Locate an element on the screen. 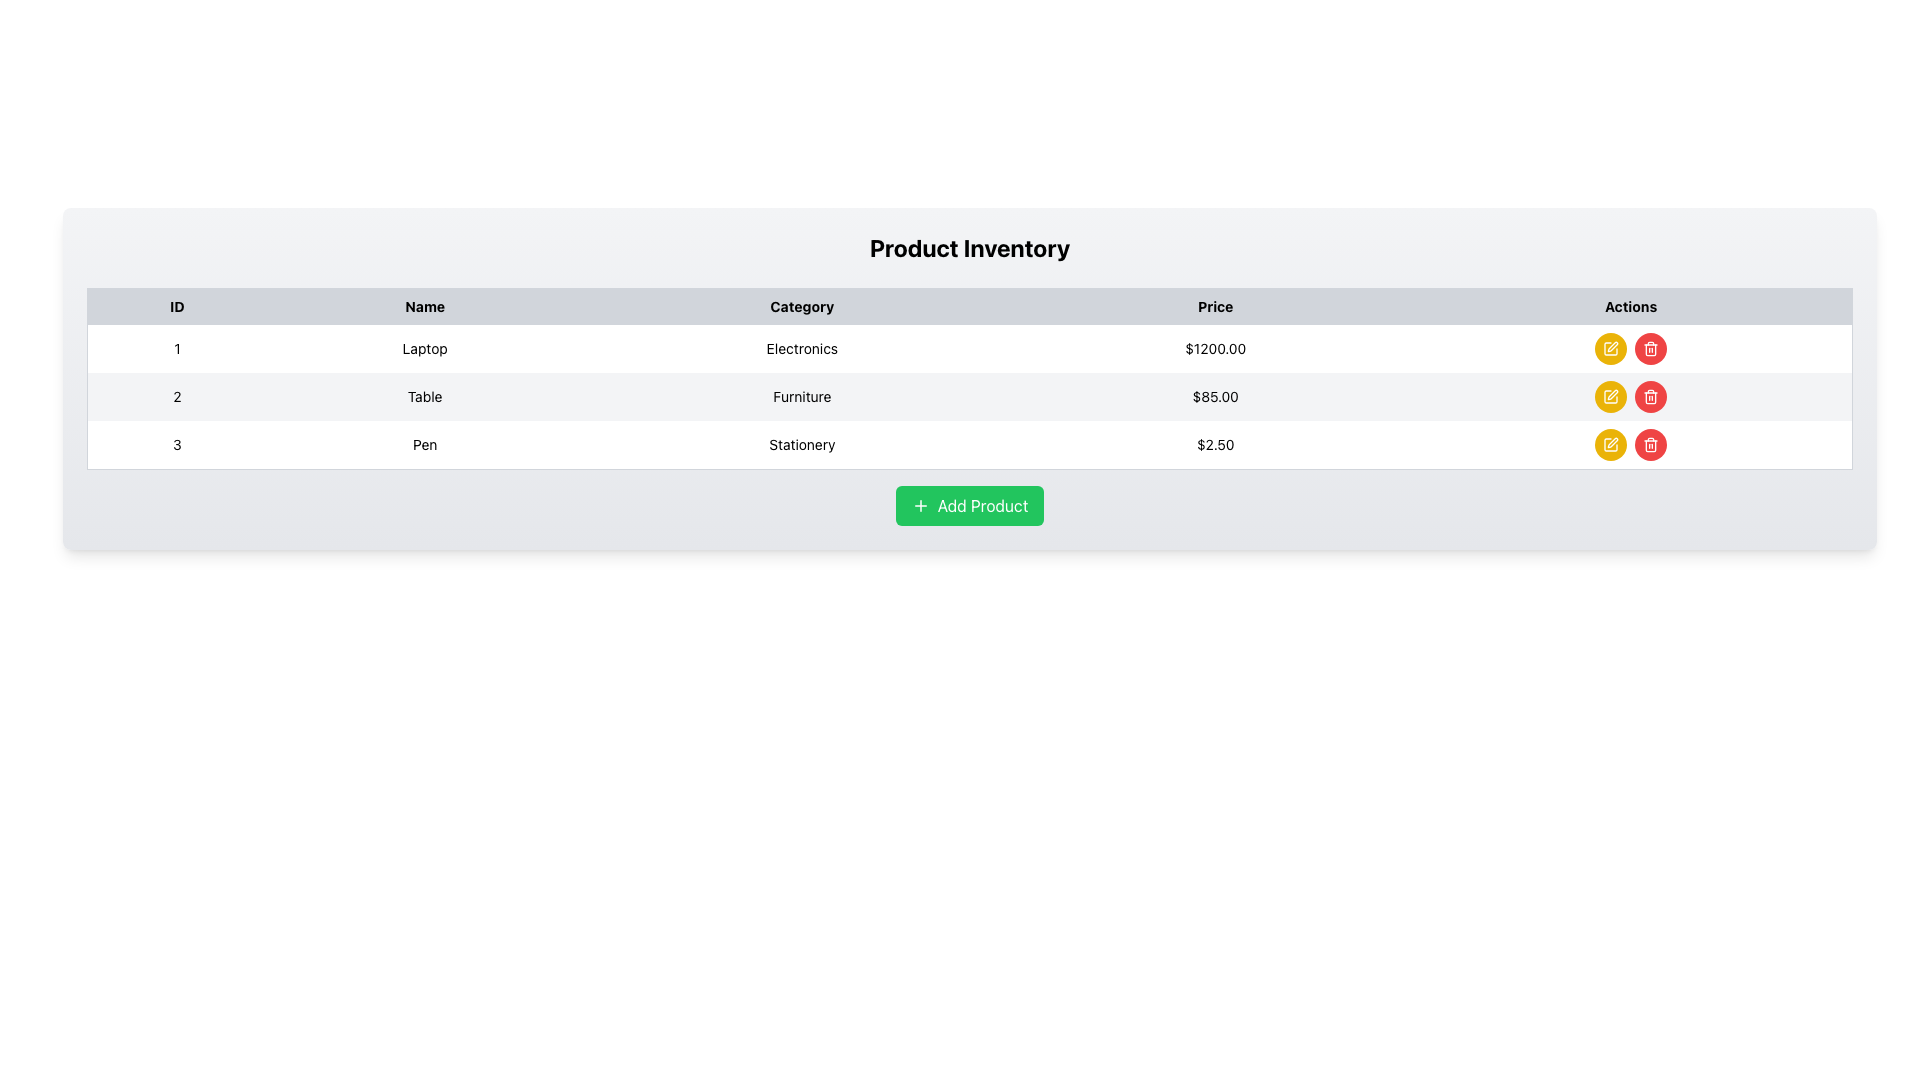 The height and width of the screenshot is (1080, 1920). the Edit action button in the 'Actions' column of the third row is located at coordinates (1613, 346).